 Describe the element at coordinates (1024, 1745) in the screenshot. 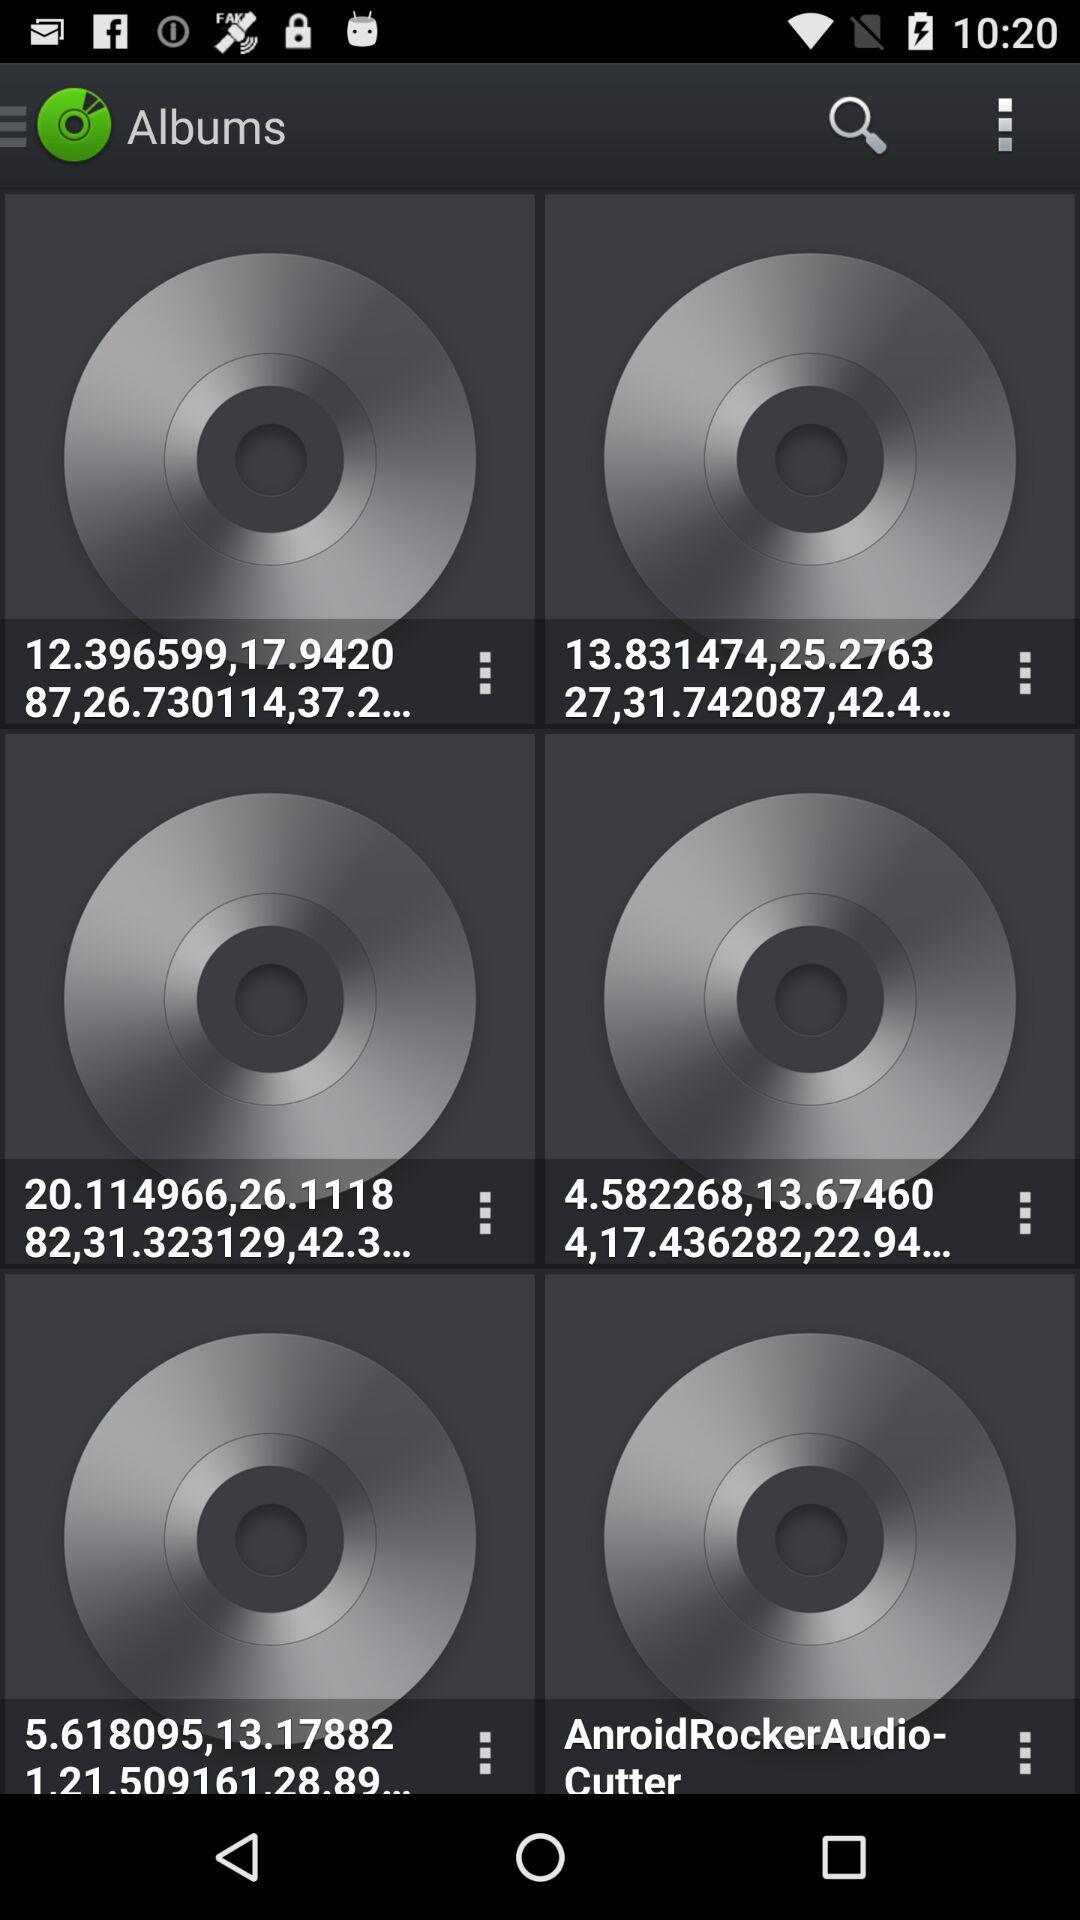

I see `more info on cutter` at that location.